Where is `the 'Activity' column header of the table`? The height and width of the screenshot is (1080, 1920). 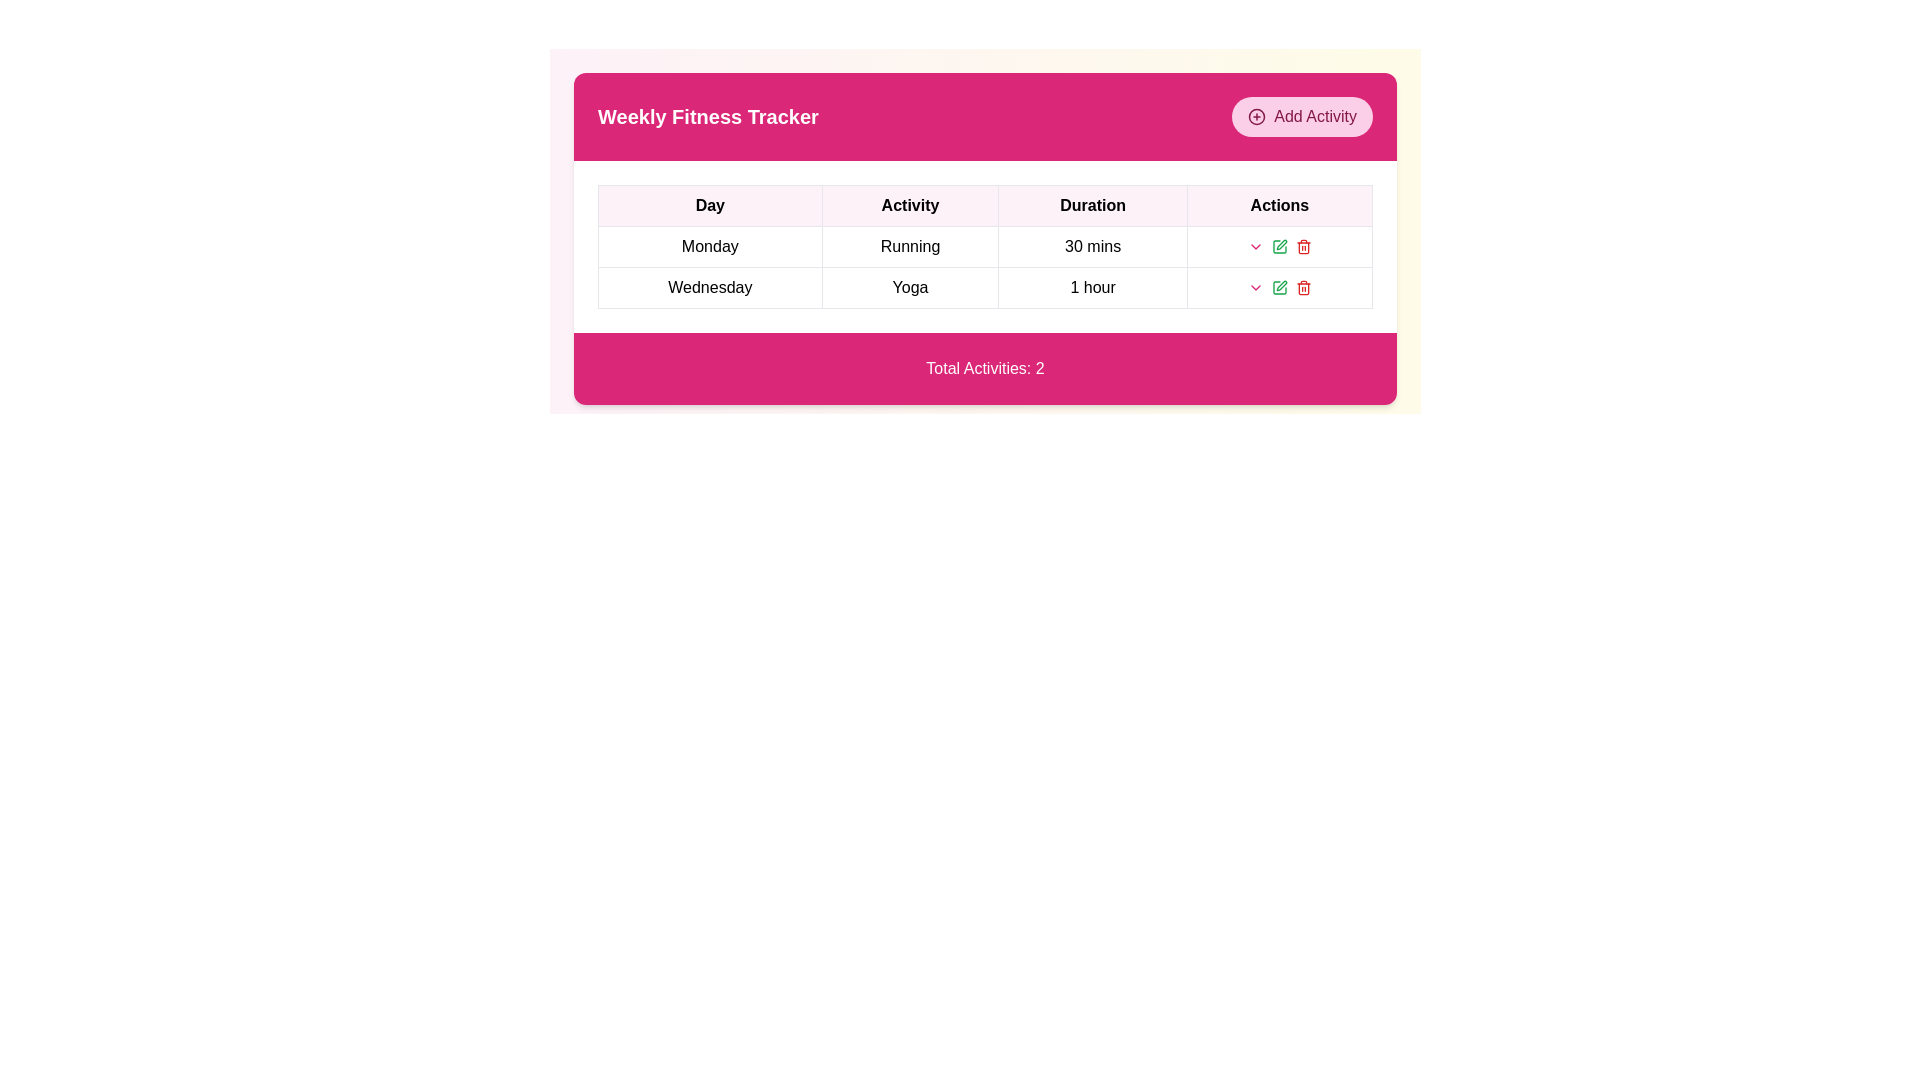
the 'Activity' column header of the table is located at coordinates (909, 205).